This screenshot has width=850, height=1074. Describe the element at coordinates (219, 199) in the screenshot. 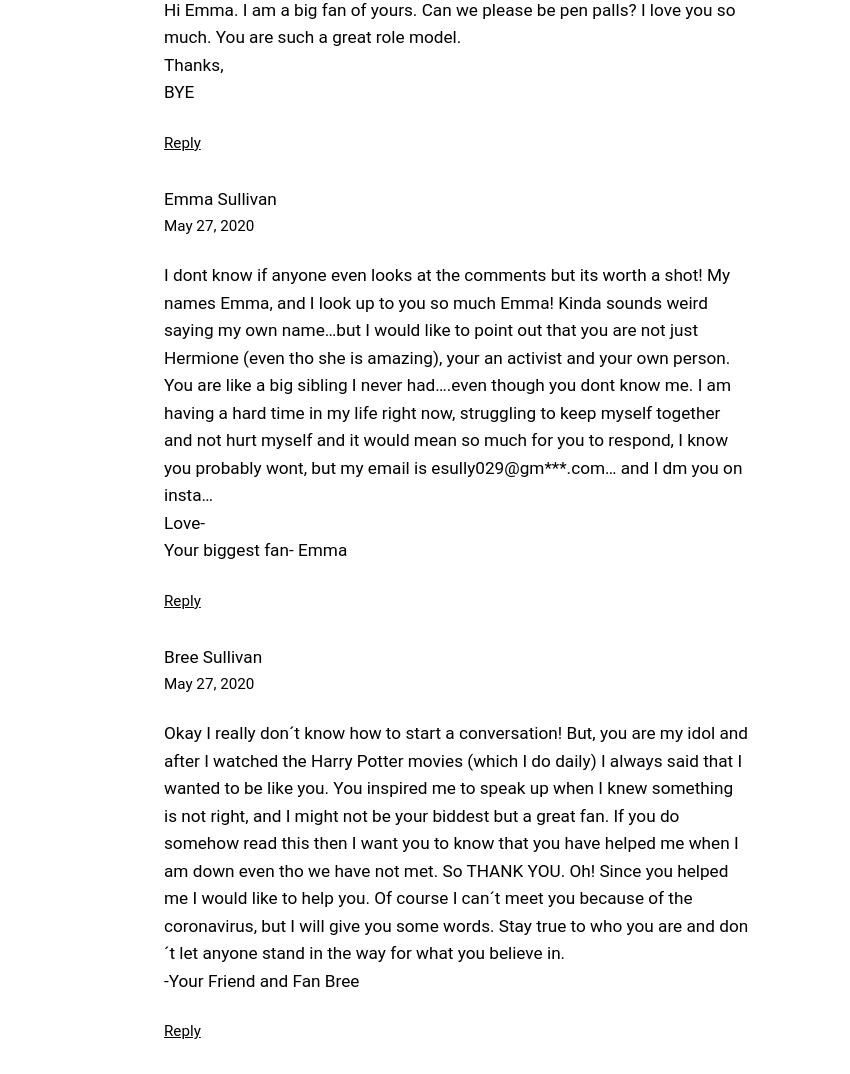

I see `'Emma Sullivan'` at that location.